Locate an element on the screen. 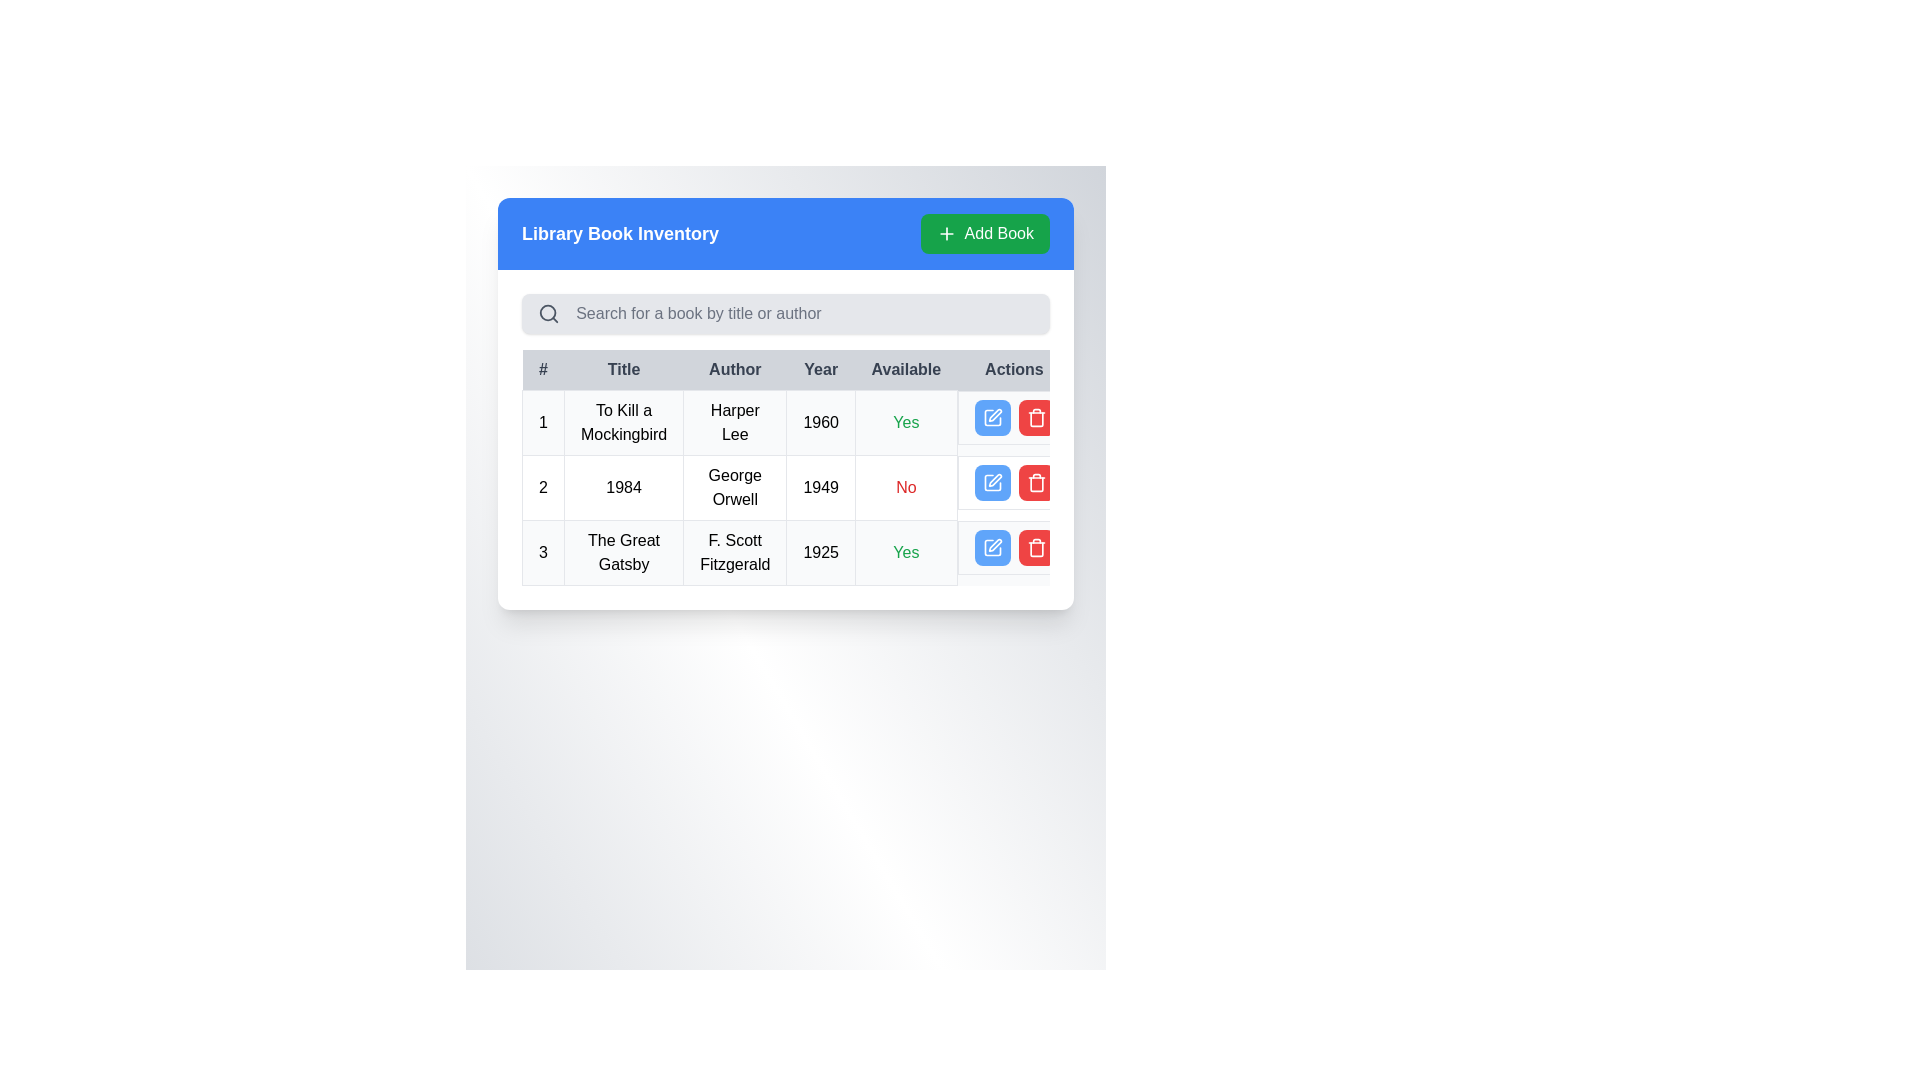  the first table row displaying the book title 'To Kill a Mockingbird' by author 'Harper Lee' is located at coordinates (796, 422).